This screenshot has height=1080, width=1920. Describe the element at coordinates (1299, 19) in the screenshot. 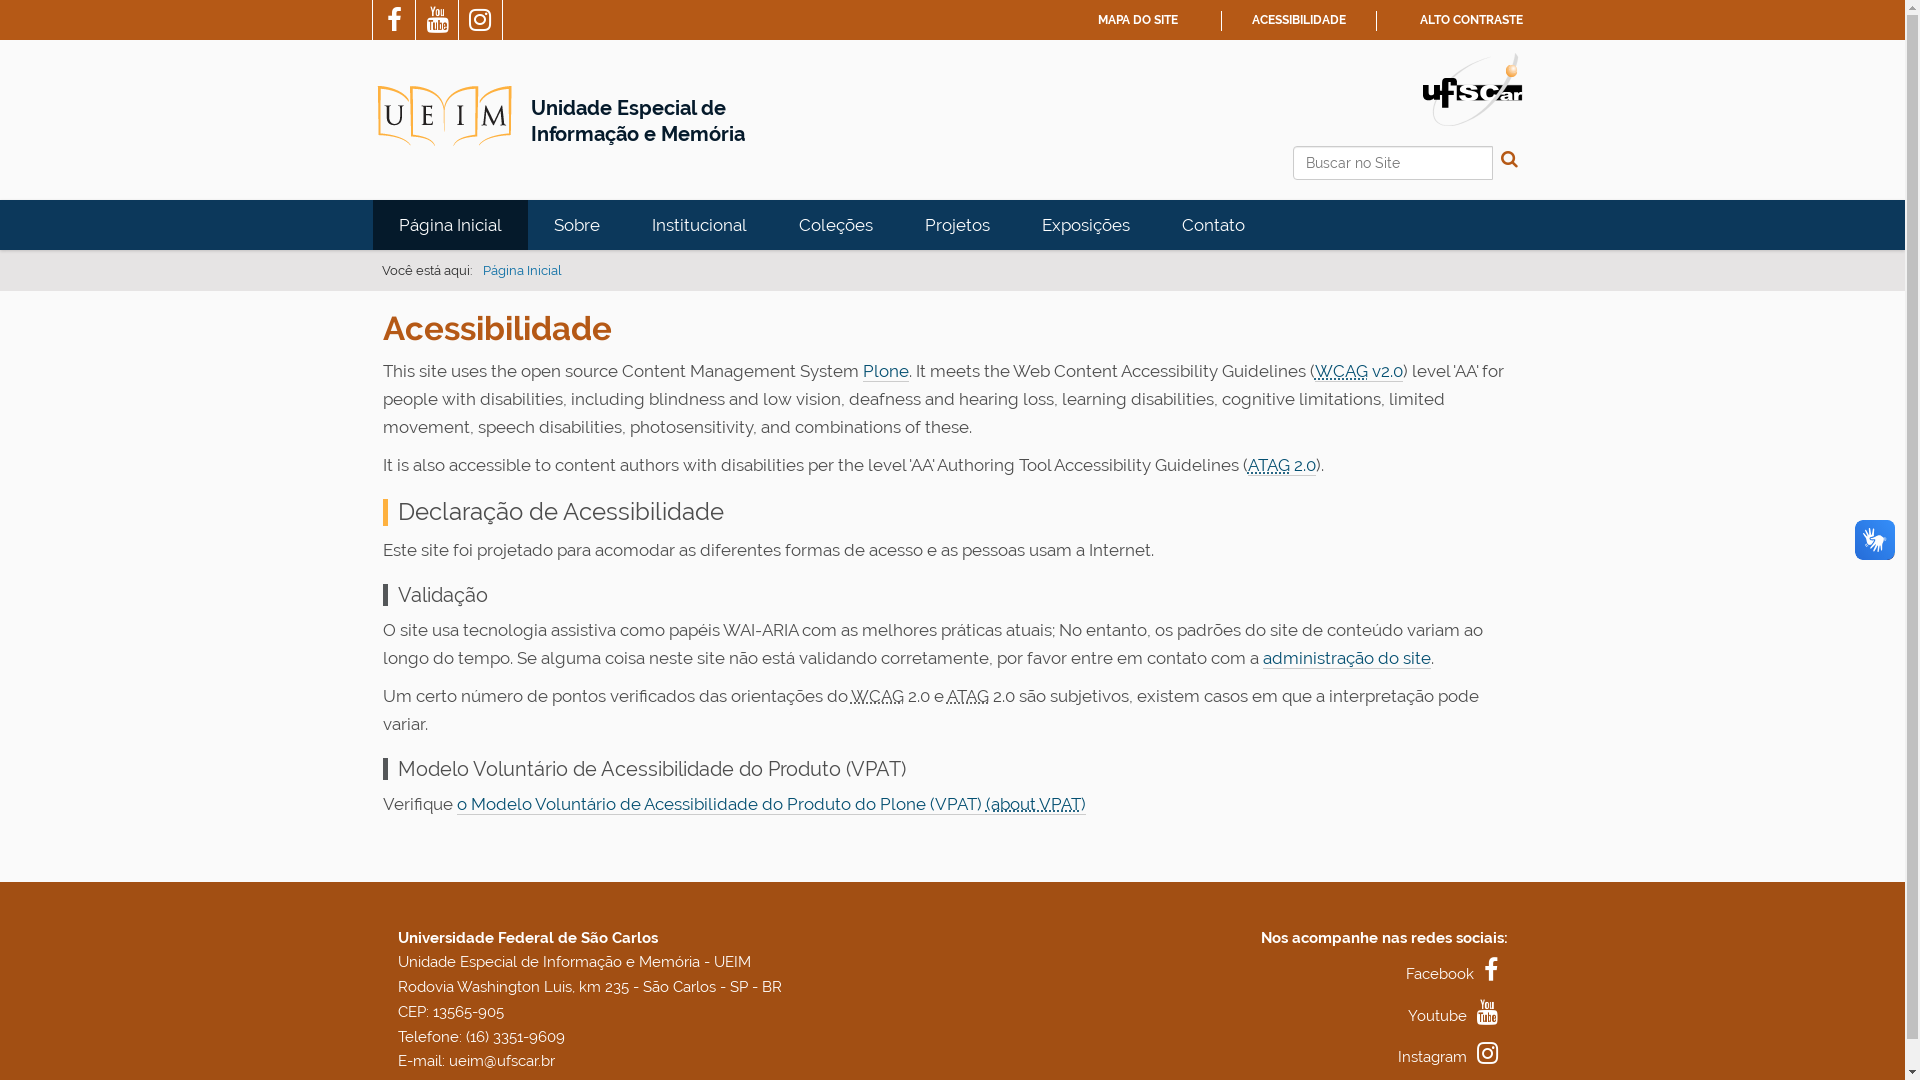

I see `'ACESSIBILIDADE'` at that location.